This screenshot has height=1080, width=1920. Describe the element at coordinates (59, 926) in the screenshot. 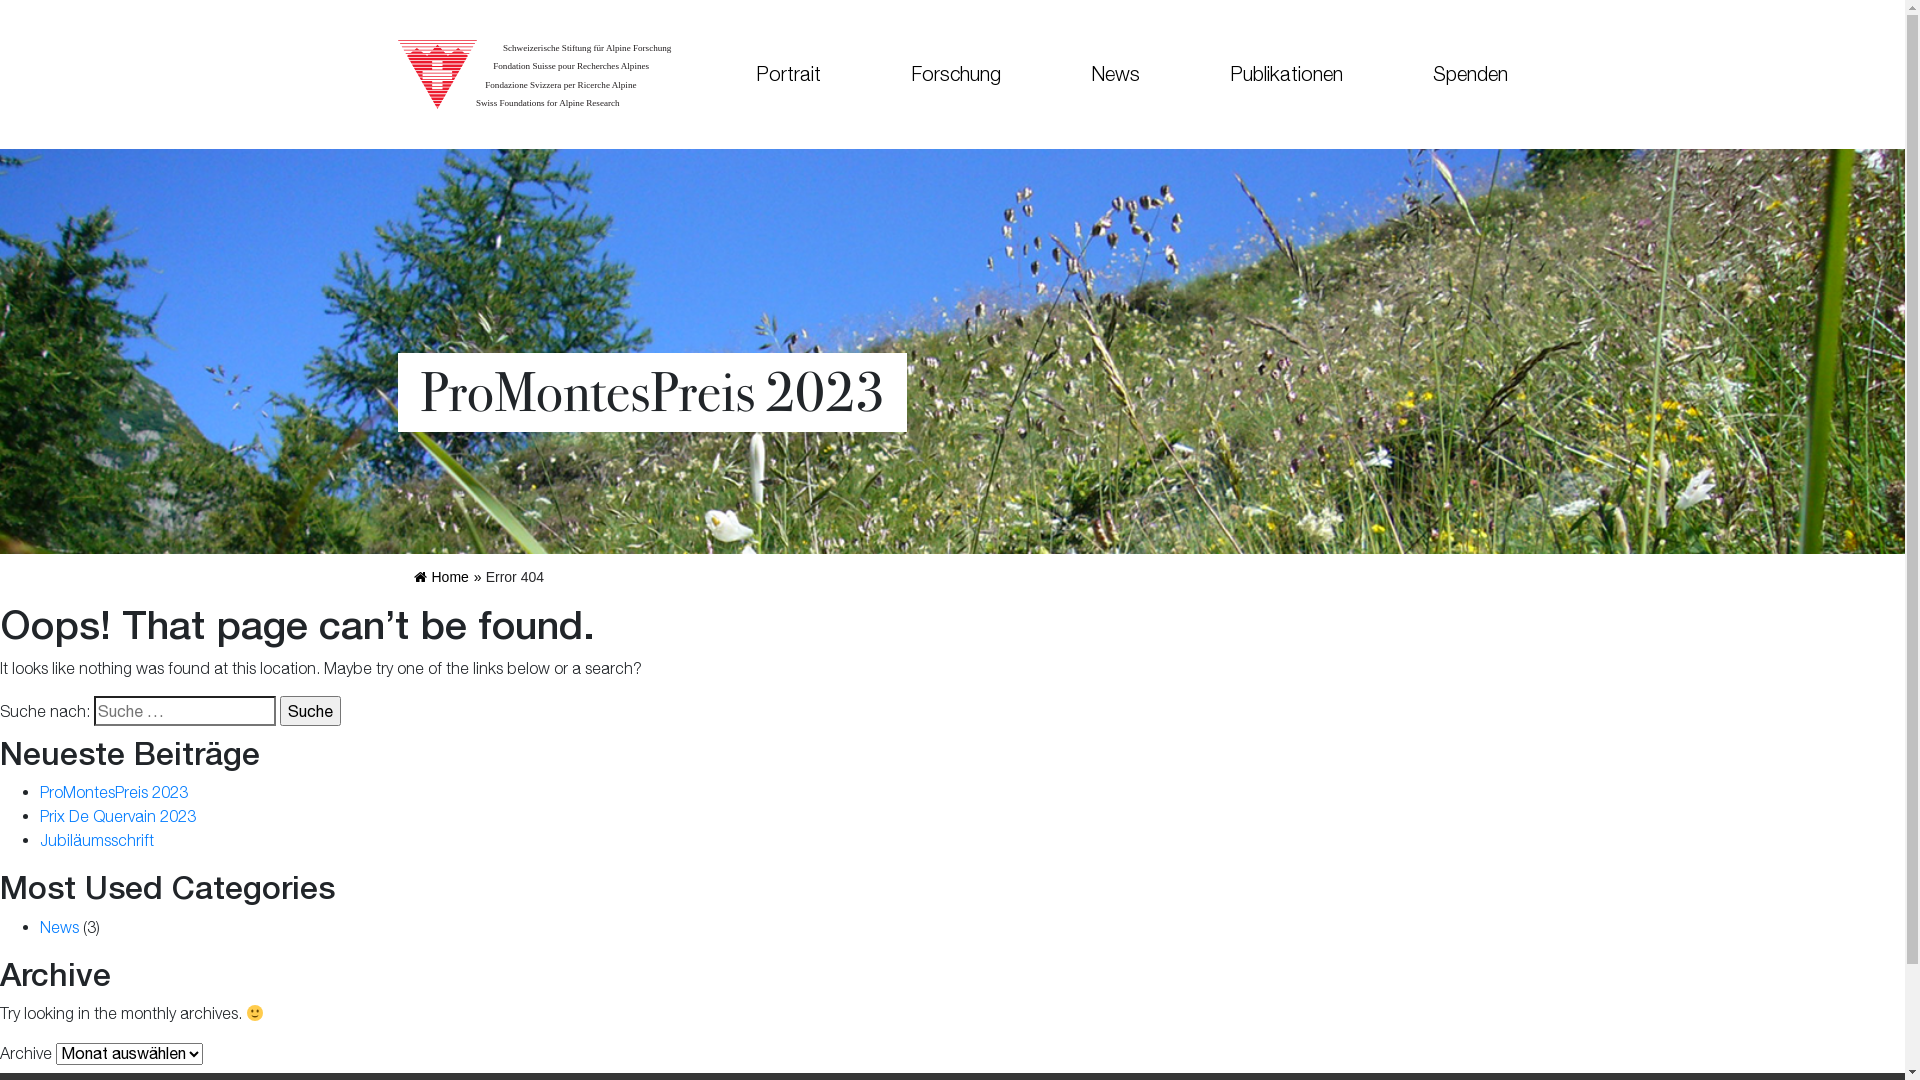

I see `'News'` at that location.